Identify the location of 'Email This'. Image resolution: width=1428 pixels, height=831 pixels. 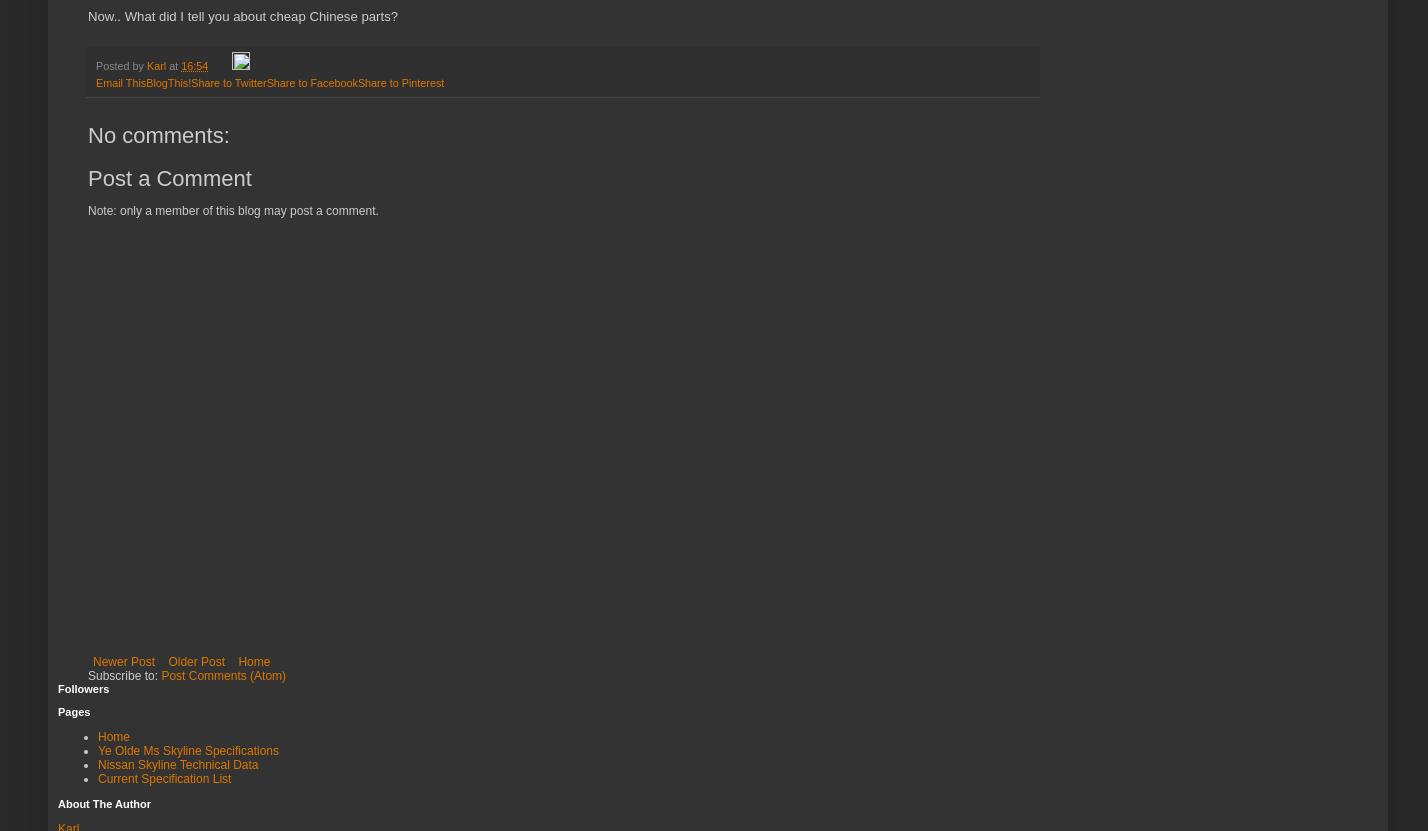
(120, 82).